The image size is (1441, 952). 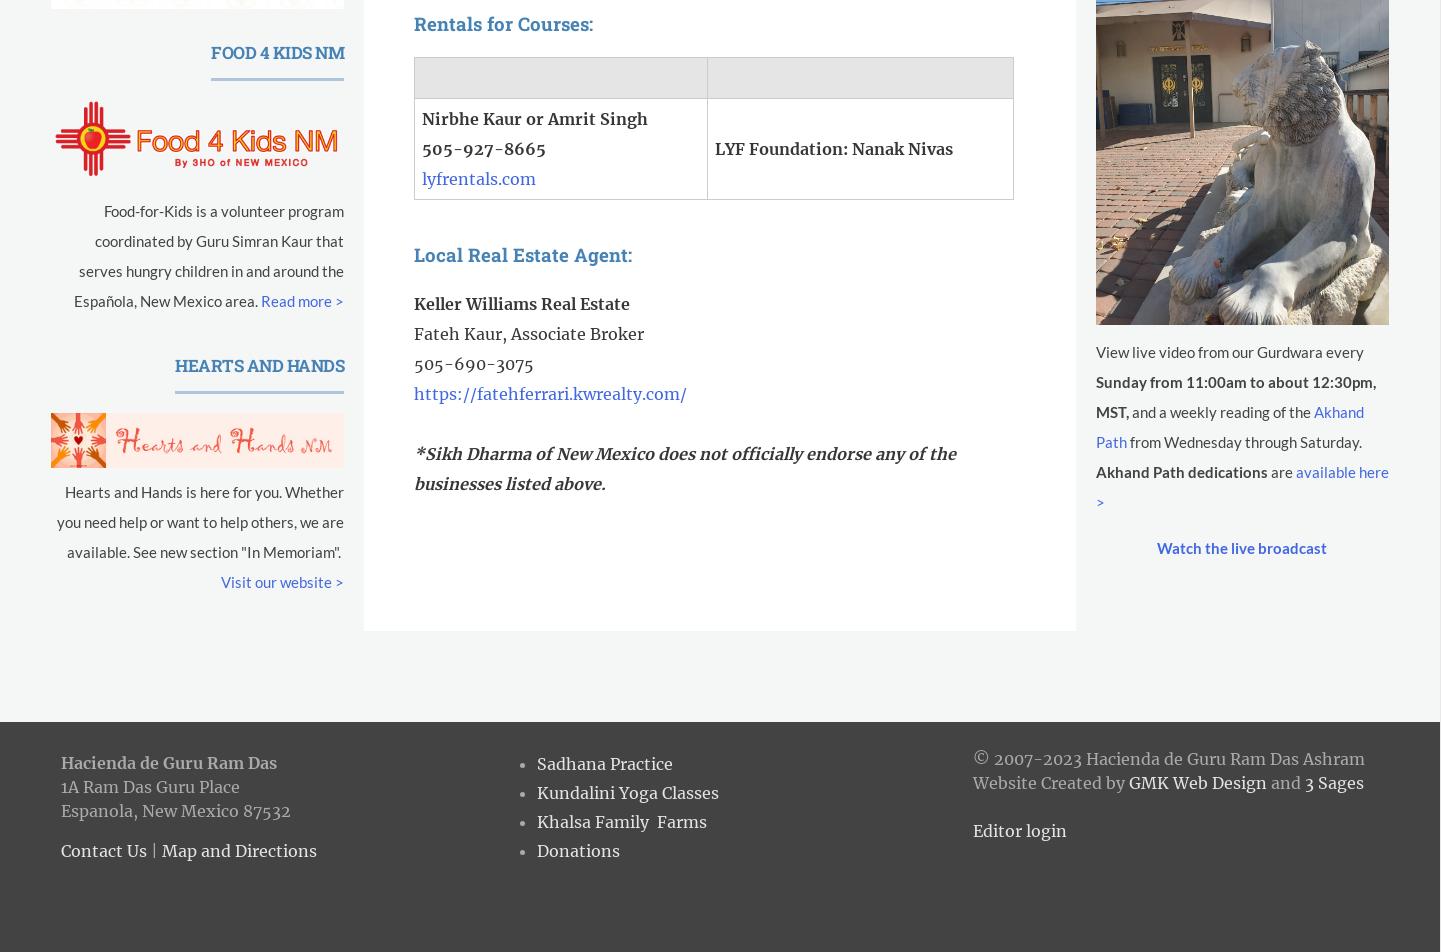 What do you see at coordinates (1228, 351) in the screenshot?
I see `'View live video from our Gurdwara every'` at bounding box center [1228, 351].